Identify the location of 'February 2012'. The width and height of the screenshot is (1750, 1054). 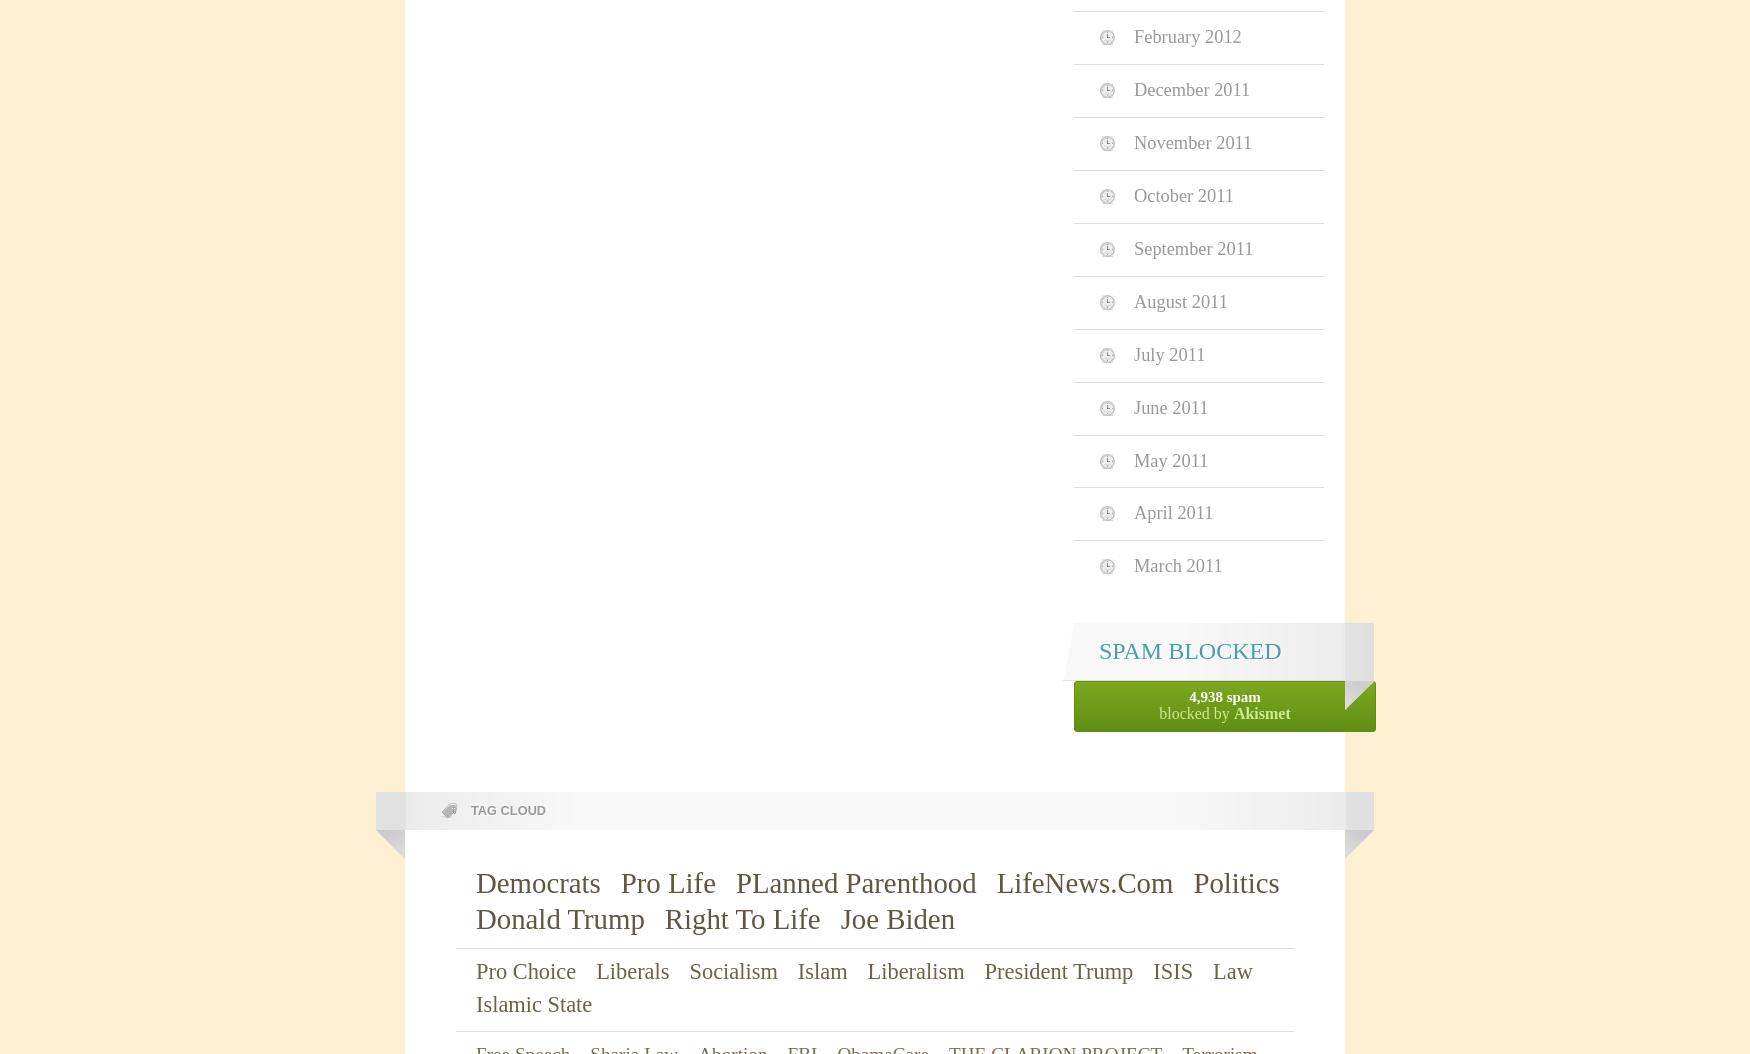
(1186, 36).